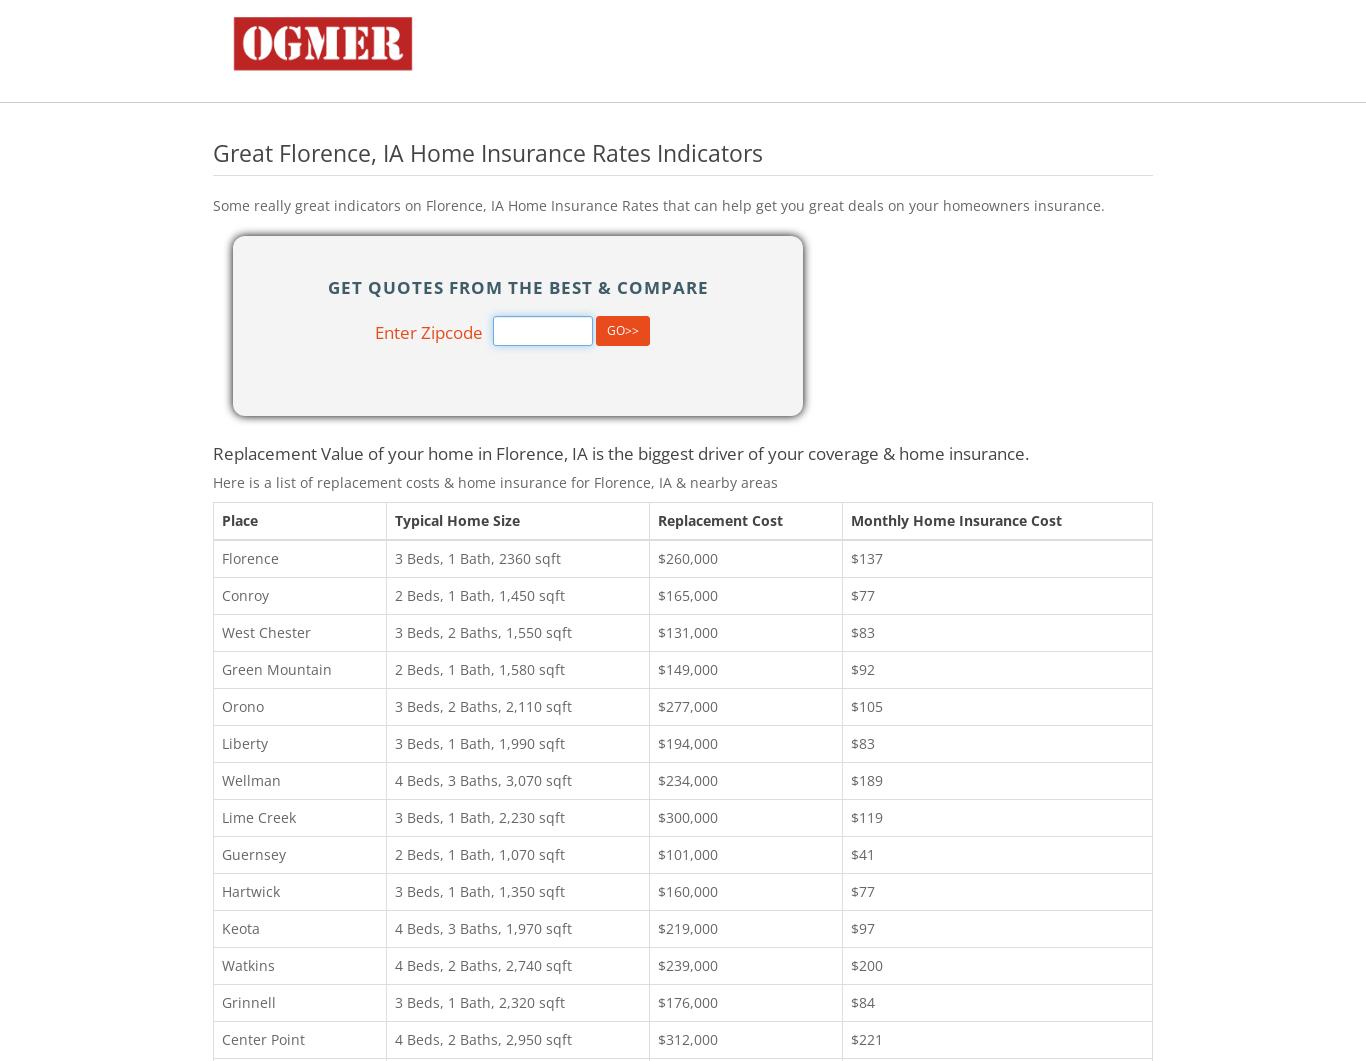 The width and height of the screenshot is (1366, 1061). What do you see at coordinates (866, 556) in the screenshot?
I see `'$137'` at bounding box center [866, 556].